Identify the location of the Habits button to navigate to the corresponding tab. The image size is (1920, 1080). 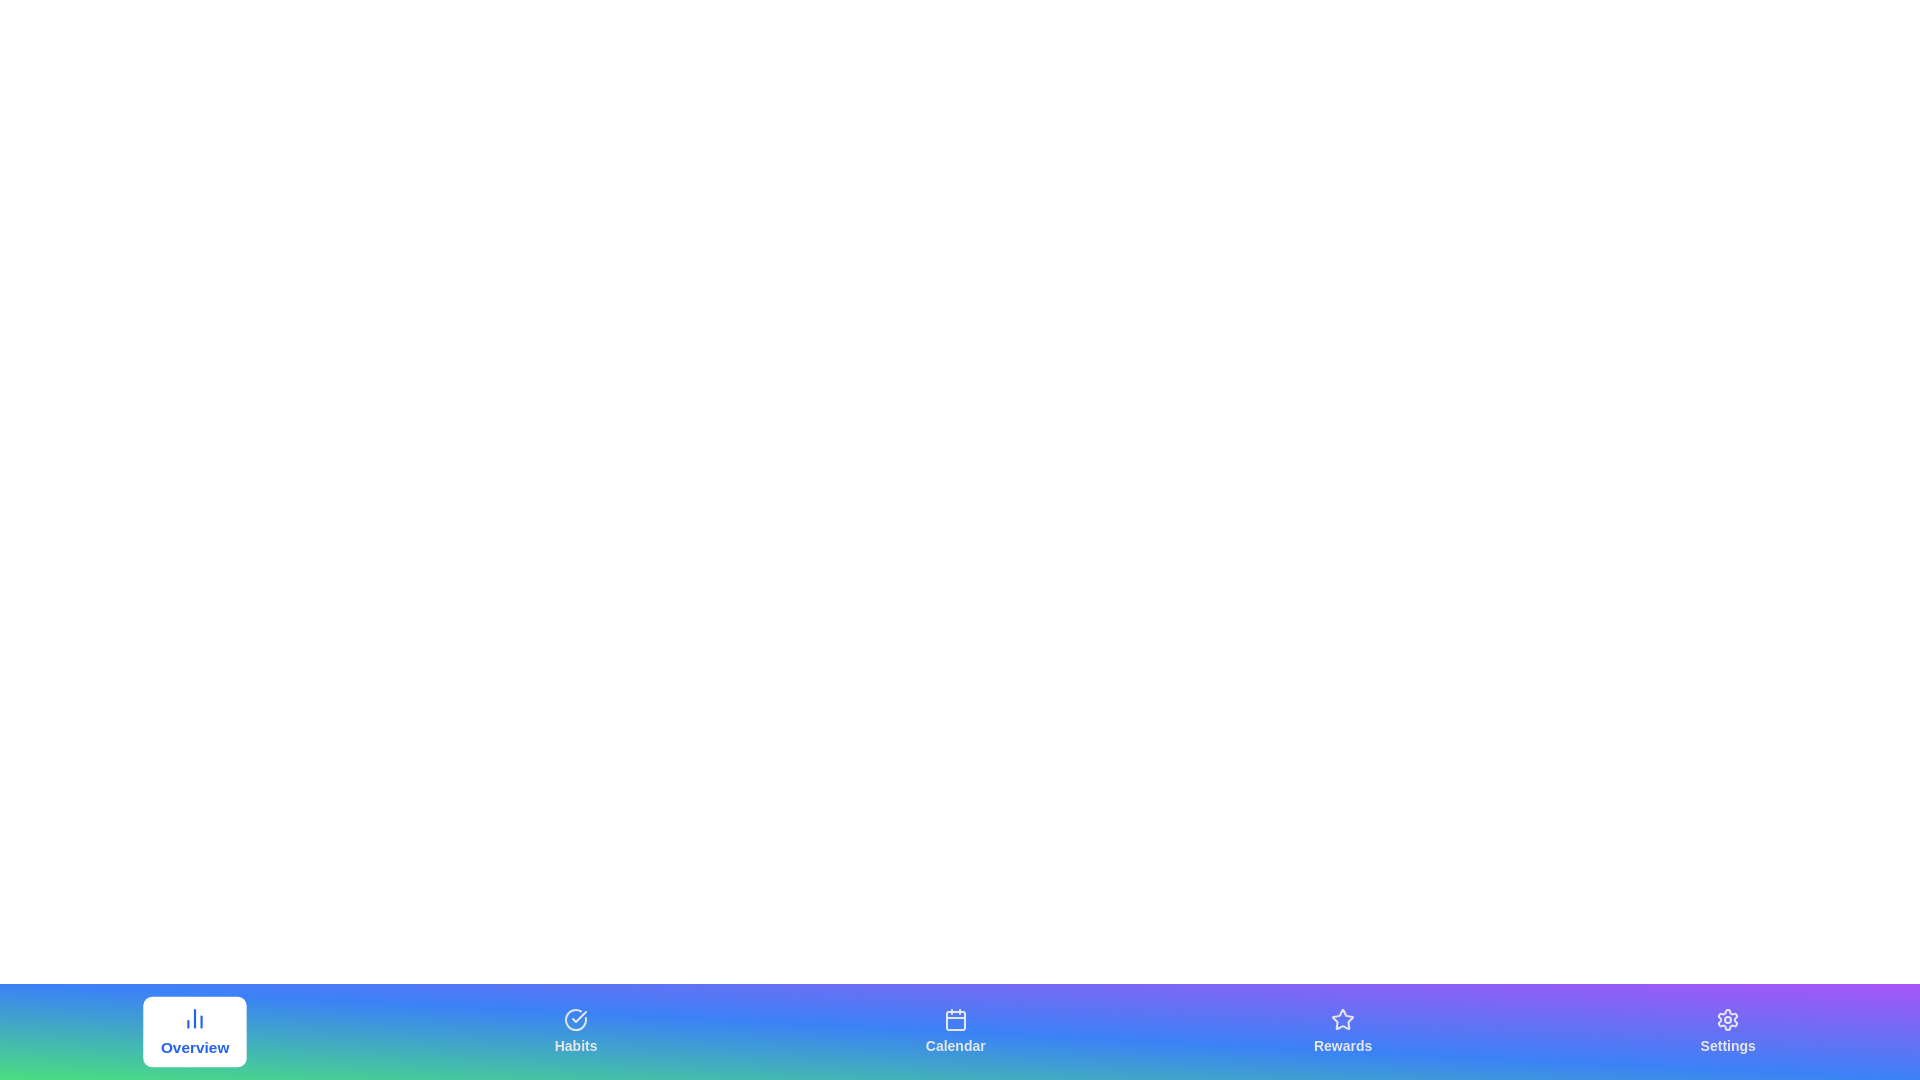
(575, 1032).